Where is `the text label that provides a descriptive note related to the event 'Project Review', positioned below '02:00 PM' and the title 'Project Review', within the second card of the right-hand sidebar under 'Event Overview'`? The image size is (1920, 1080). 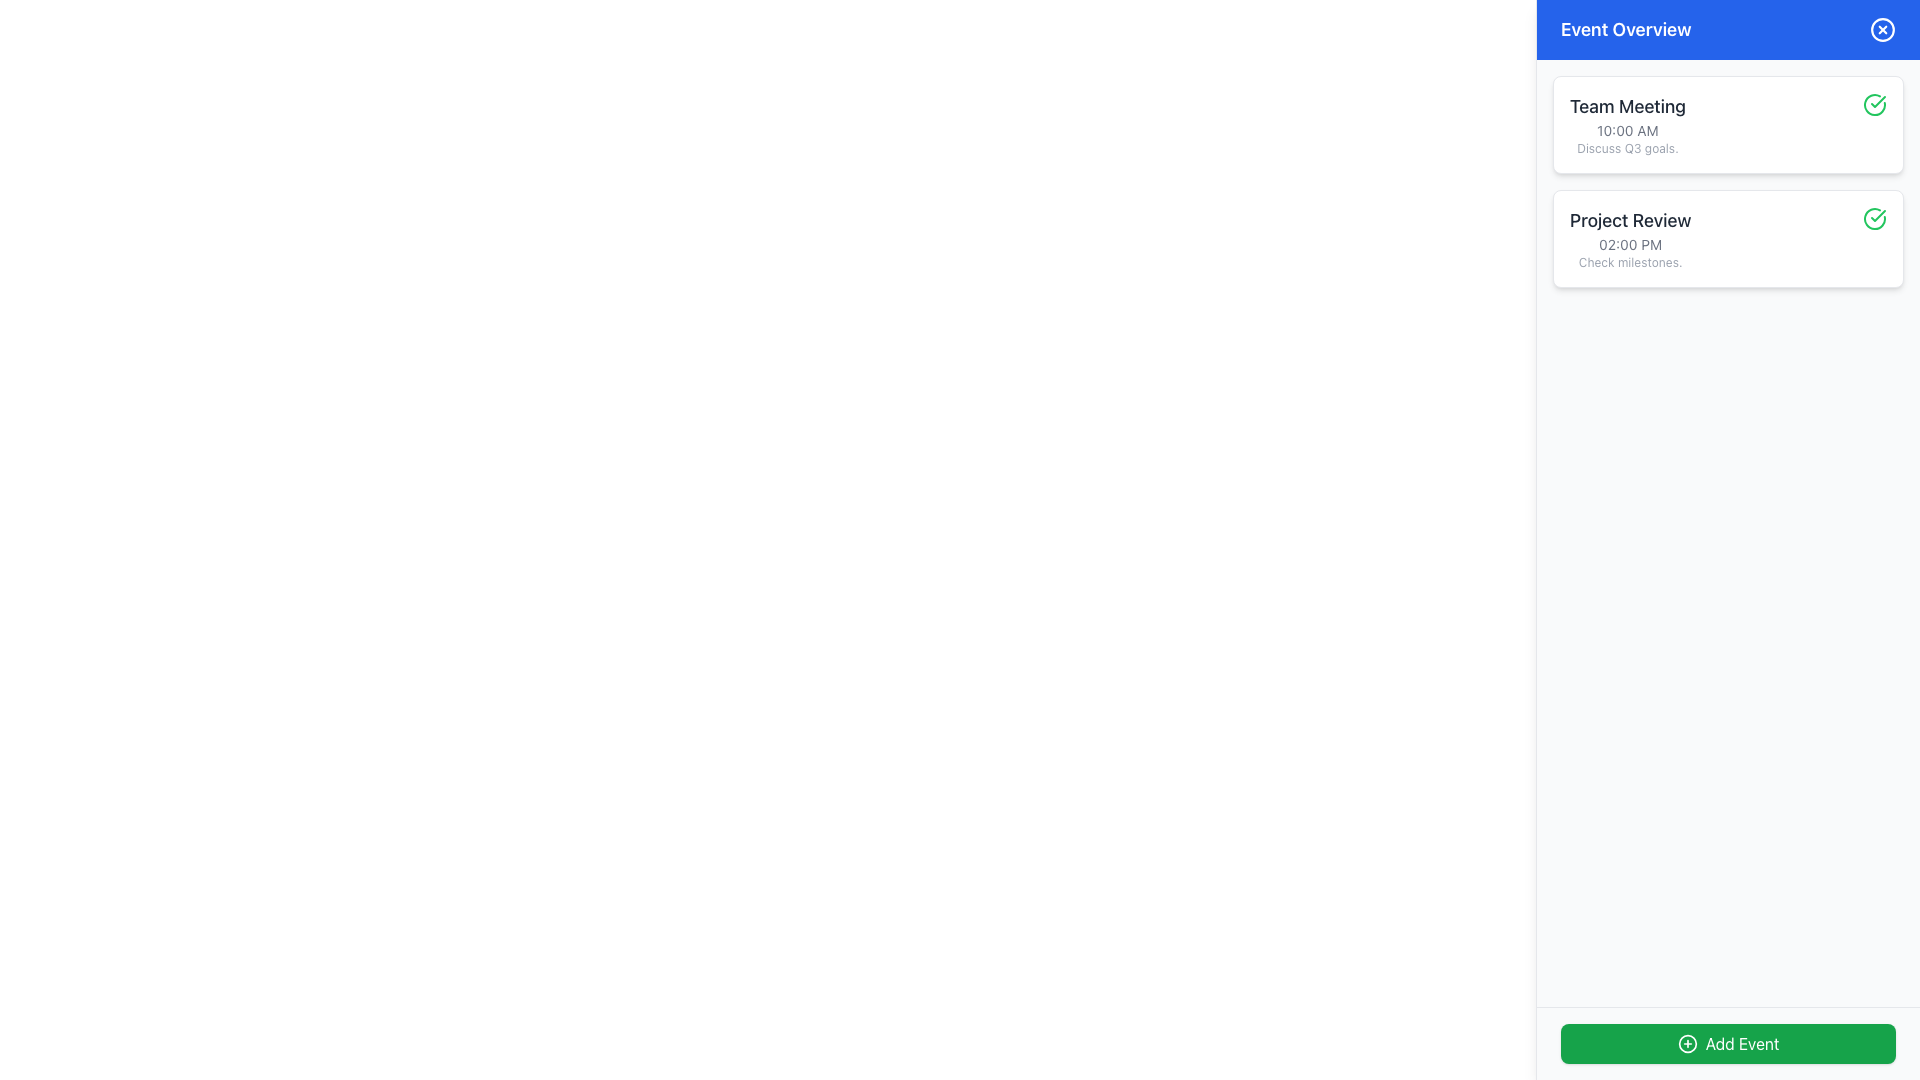 the text label that provides a descriptive note related to the event 'Project Review', positioned below '02:00 PM' and the title 'Project Review', within the second card of the right-hand sidebar under 'Event Overview' is located at coordinates (1630, 261).